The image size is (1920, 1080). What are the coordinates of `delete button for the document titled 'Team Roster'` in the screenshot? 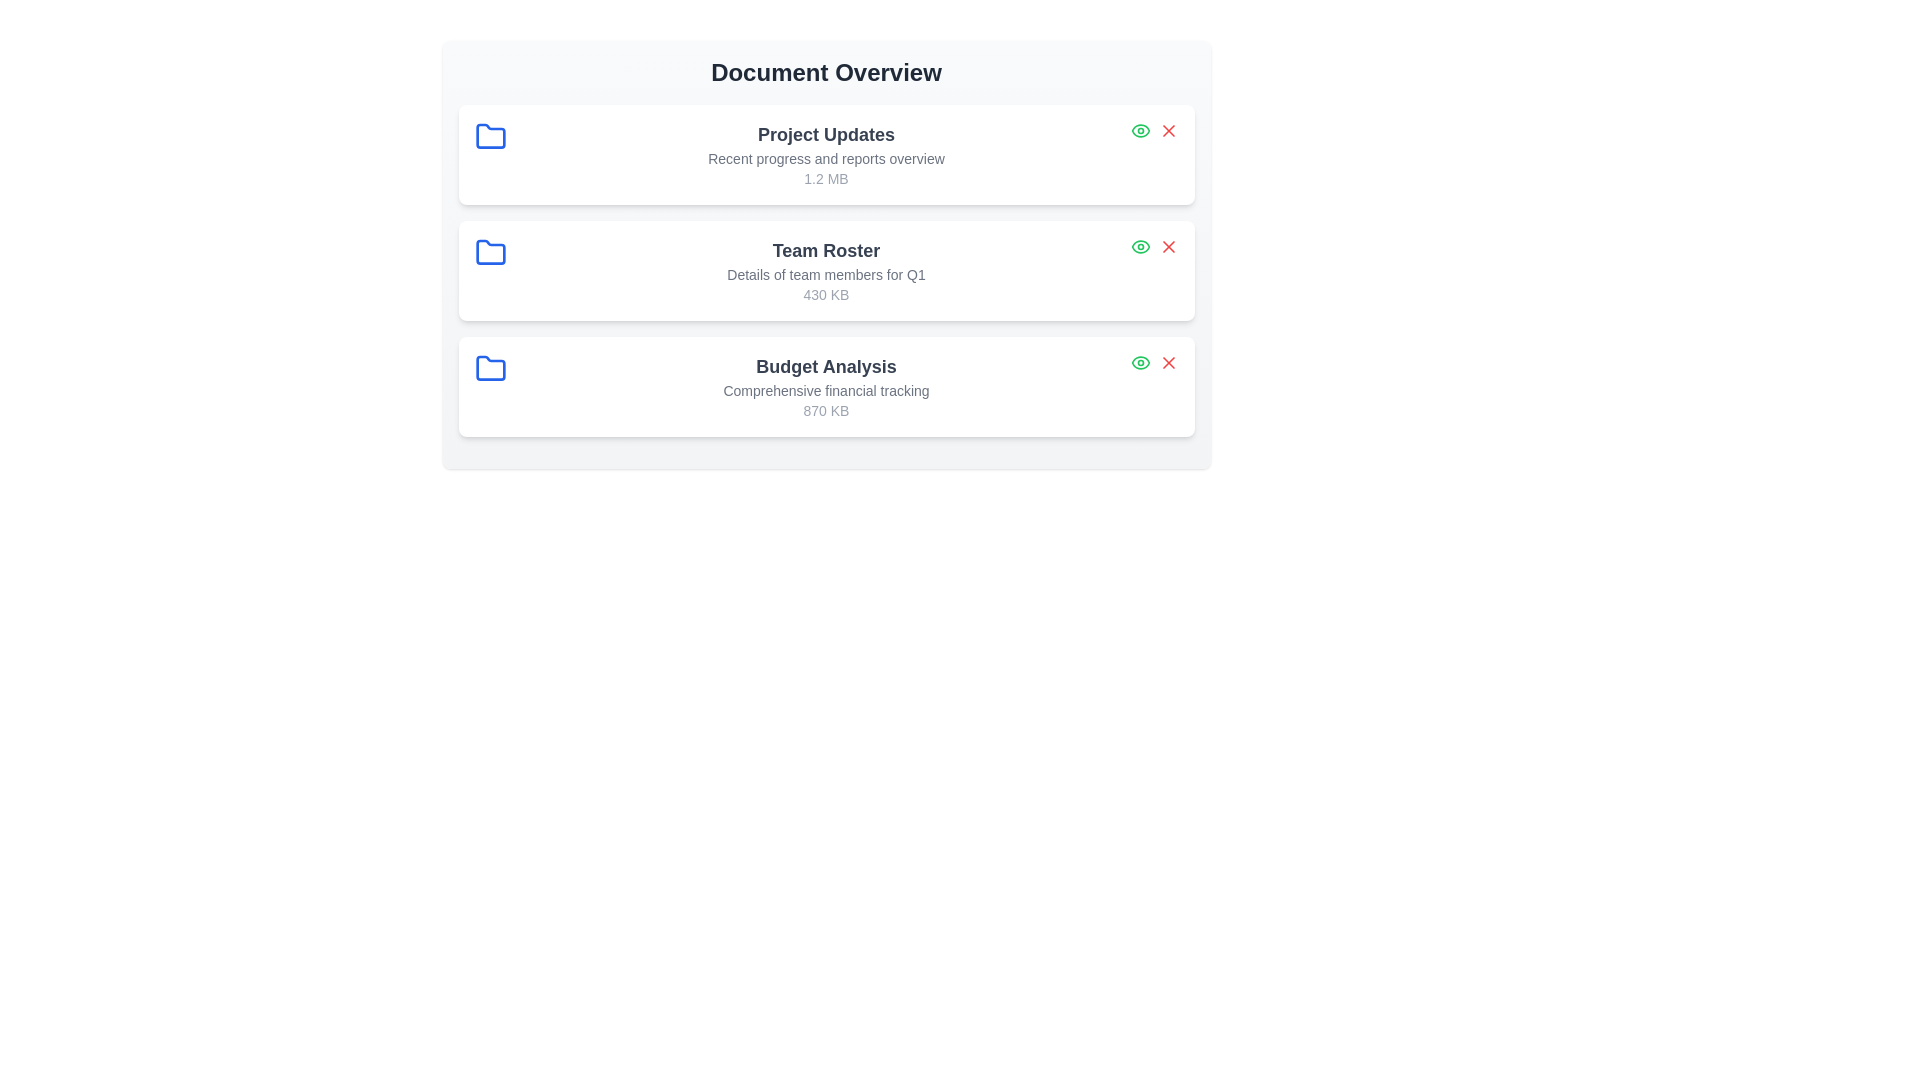 It's located at (1168, 245).